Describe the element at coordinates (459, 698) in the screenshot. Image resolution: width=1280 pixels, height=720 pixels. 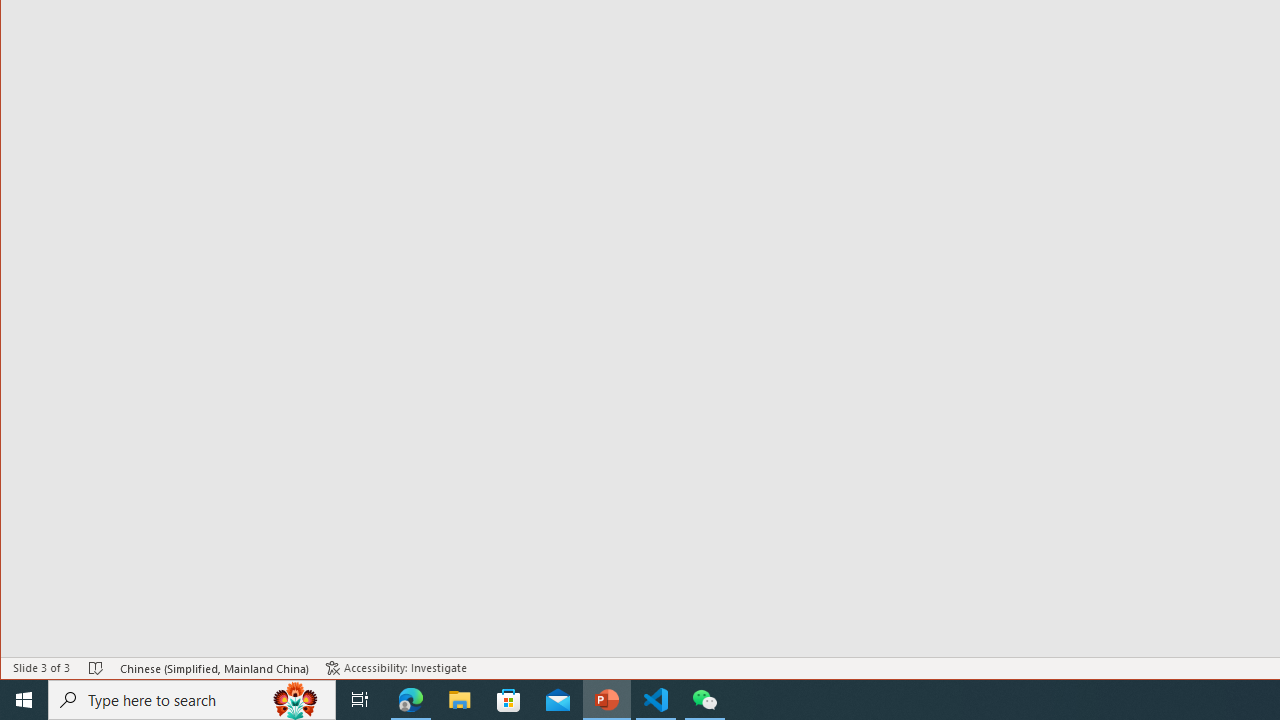
I see `'File Explorer'` at that location.